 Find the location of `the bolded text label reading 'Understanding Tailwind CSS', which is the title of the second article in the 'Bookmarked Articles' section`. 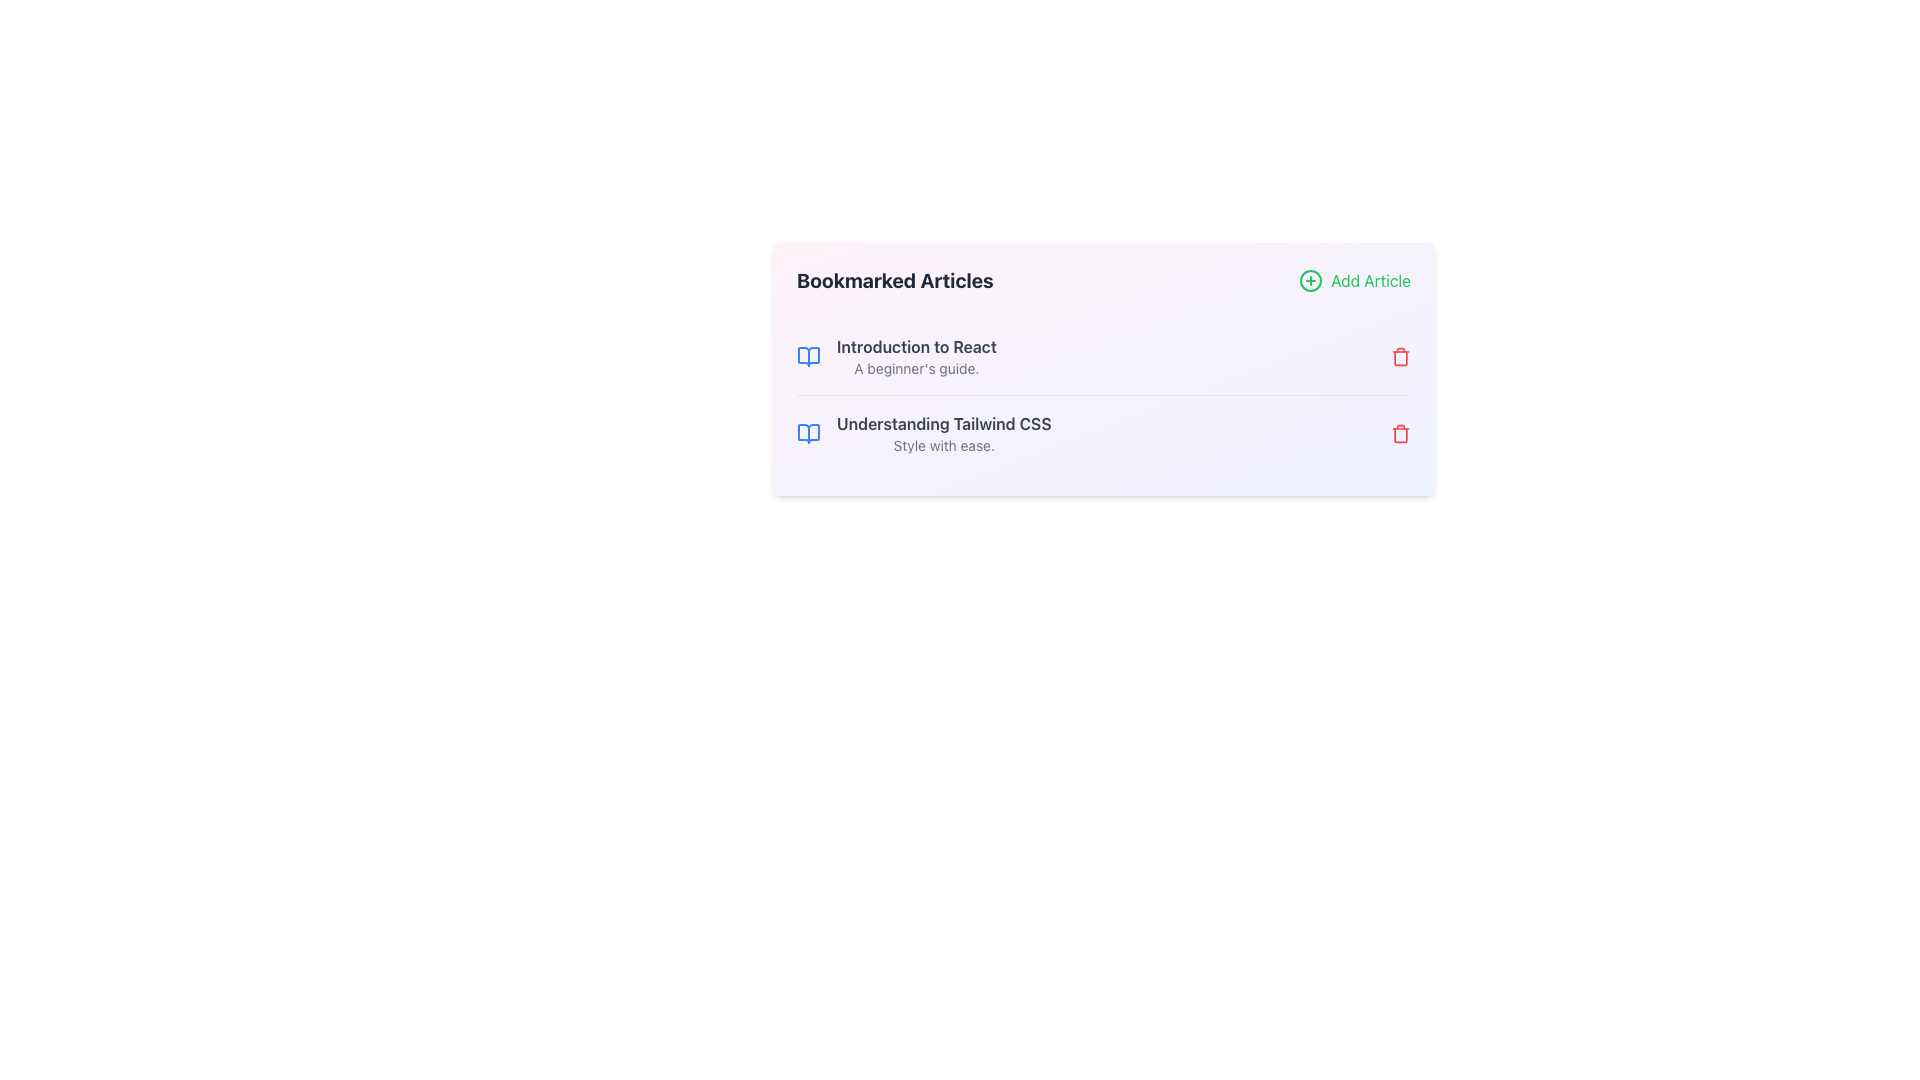

the bolded text label reading 'Understanding Tailwind CSS', which is the title of the second article in the 'Bookmarked Articles' section is located at coordinates (943, 423).